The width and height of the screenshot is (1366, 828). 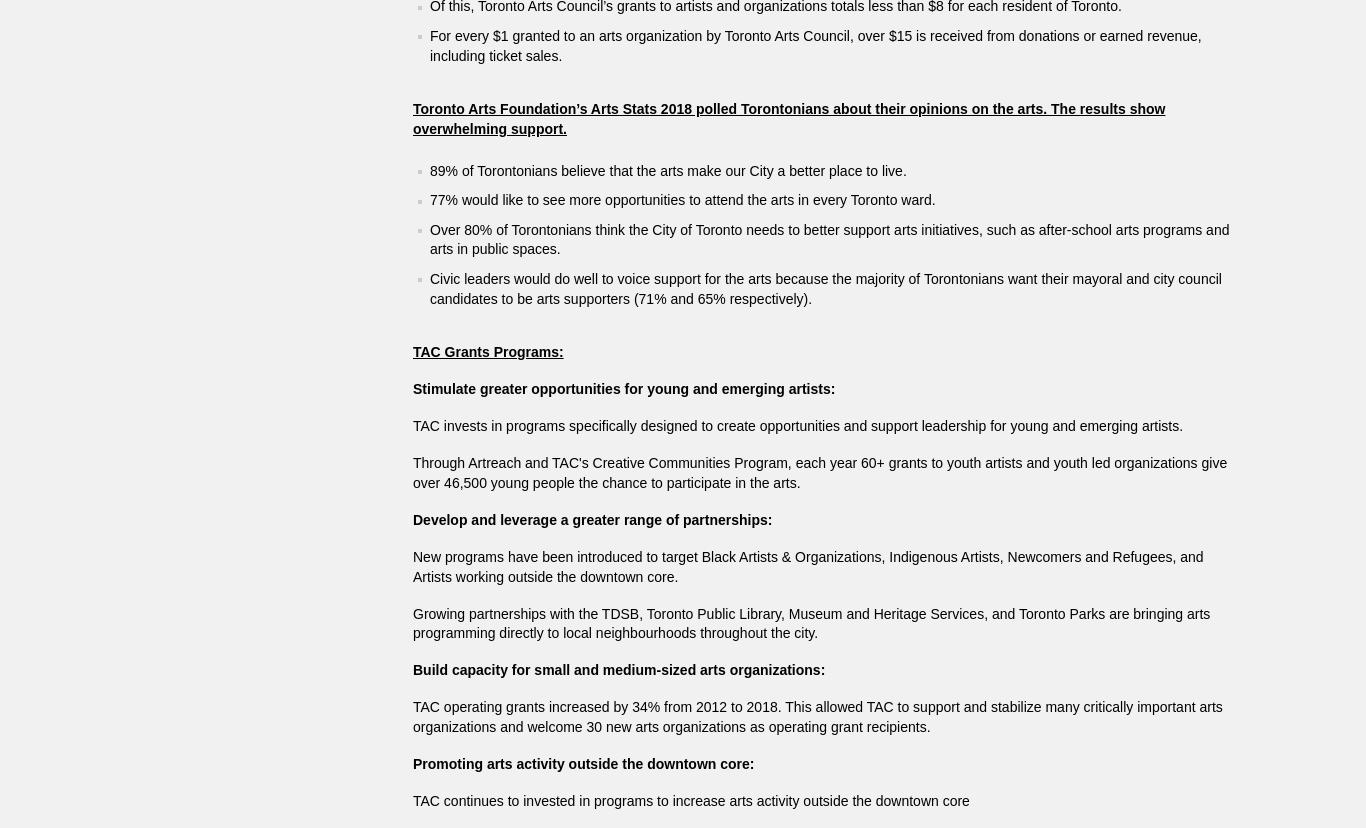 I want to click on 'Build capacity for small and medium-sized arts organizations:', so click(x=617, y=669).